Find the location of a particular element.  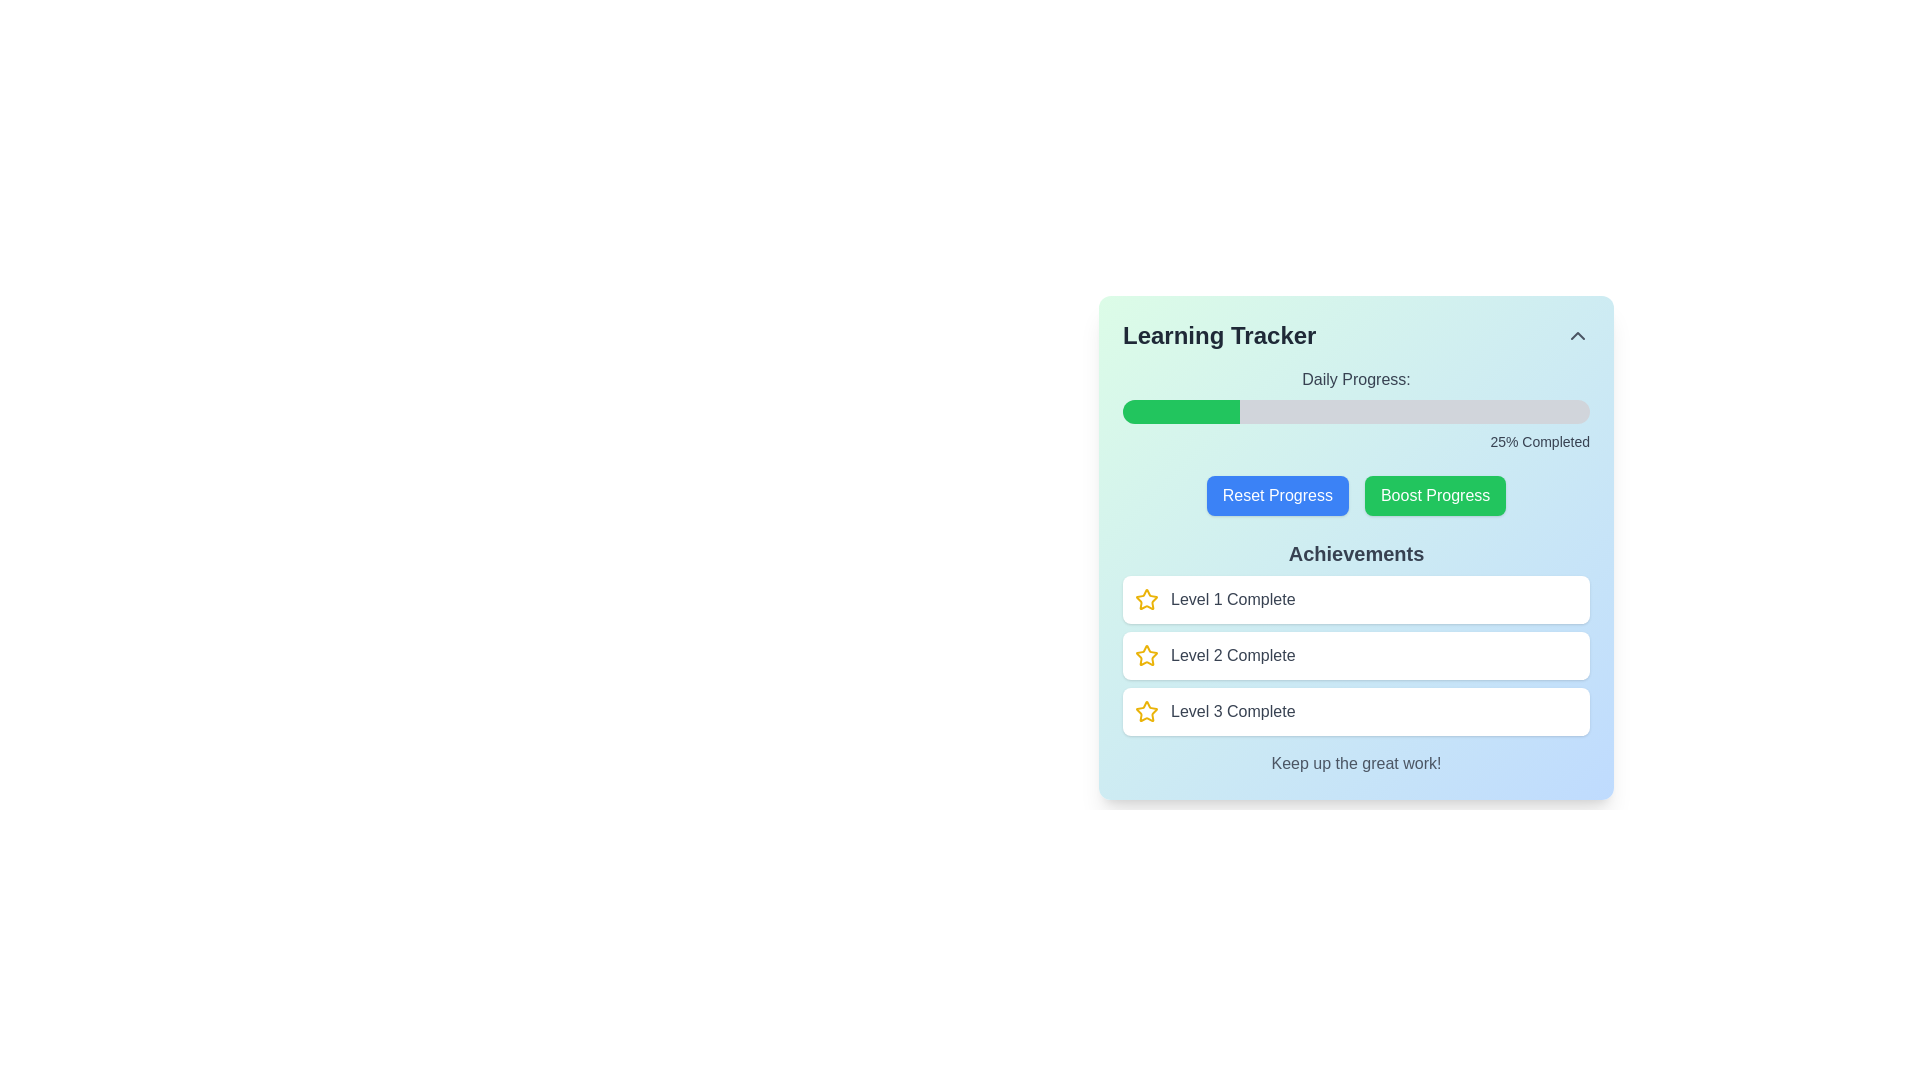

the leftmost segment of the green progress bar, which occupies 20% of the total width within the larger grey progress bar is located at coordinates (1169, 411).